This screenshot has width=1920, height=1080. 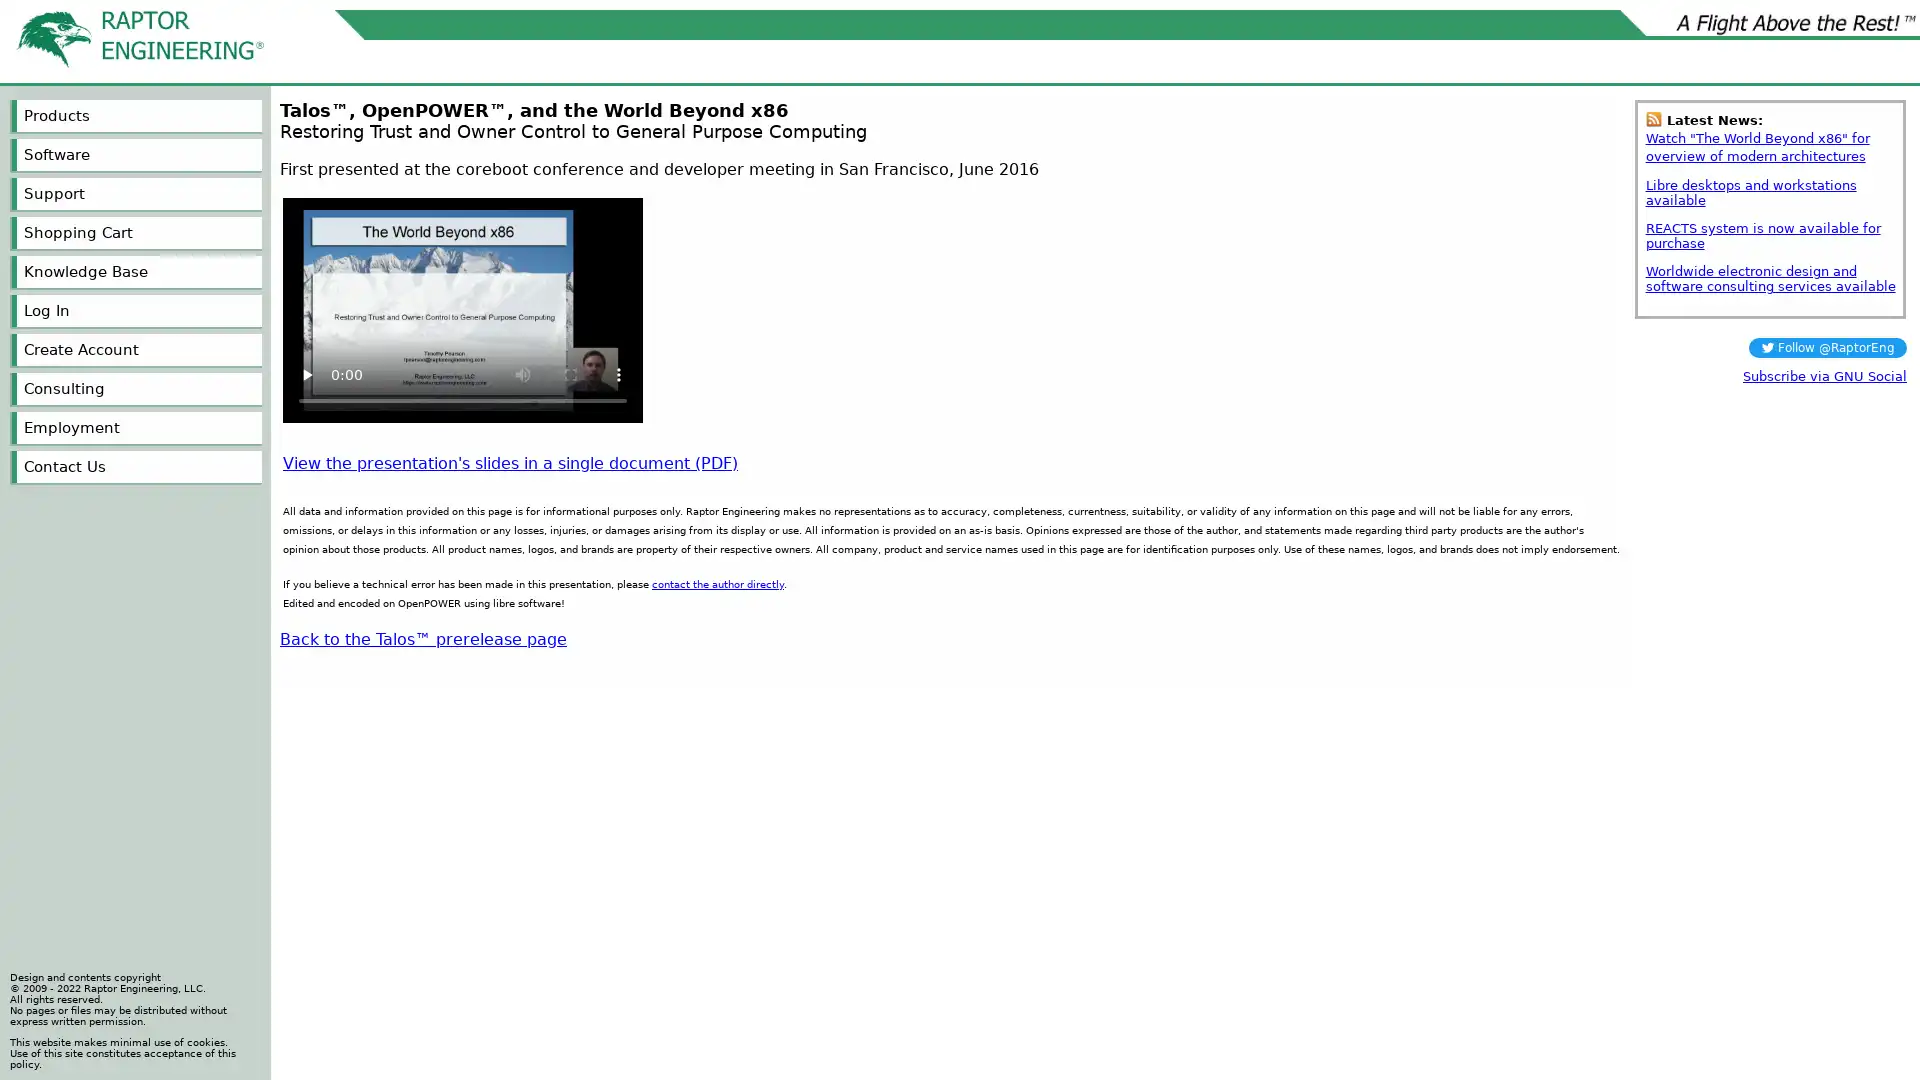 What do you see at coordinates (618, 374) in the screenshot?
I see `show more media controls` at bounding box center [618, 374].